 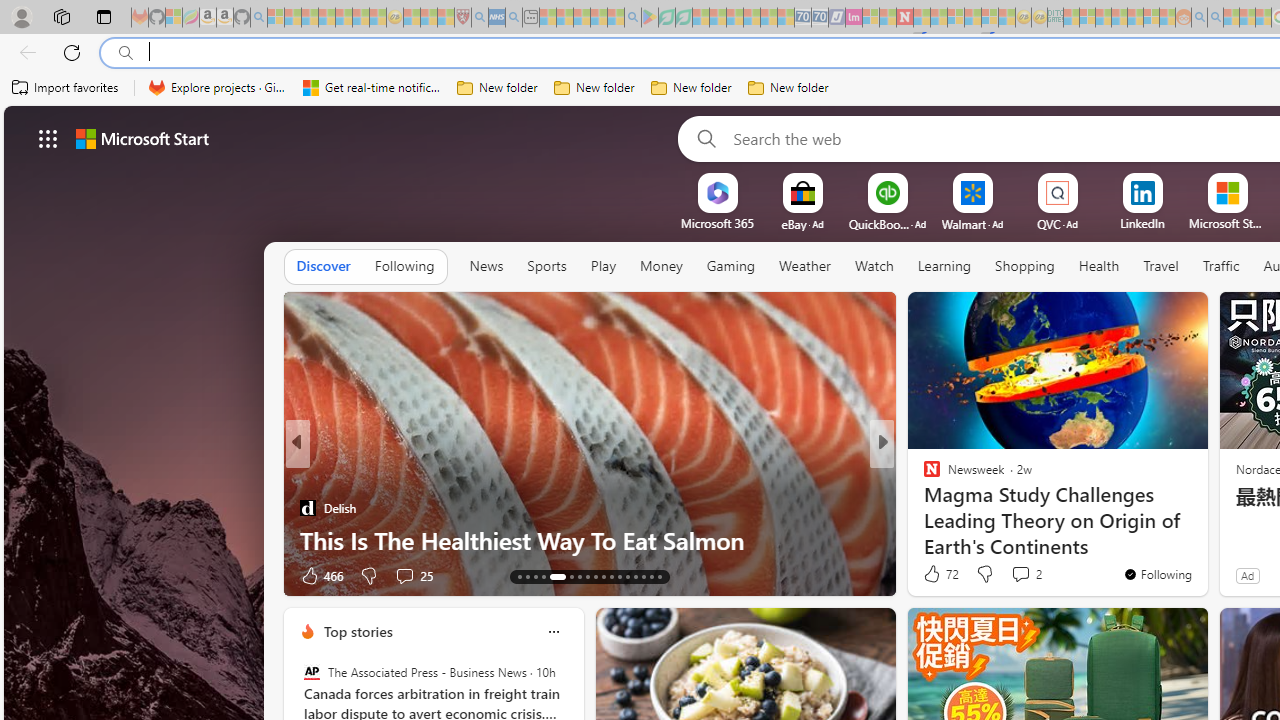 I want to click on 'View comments 11 Comment', so click(x=1020, y=575).